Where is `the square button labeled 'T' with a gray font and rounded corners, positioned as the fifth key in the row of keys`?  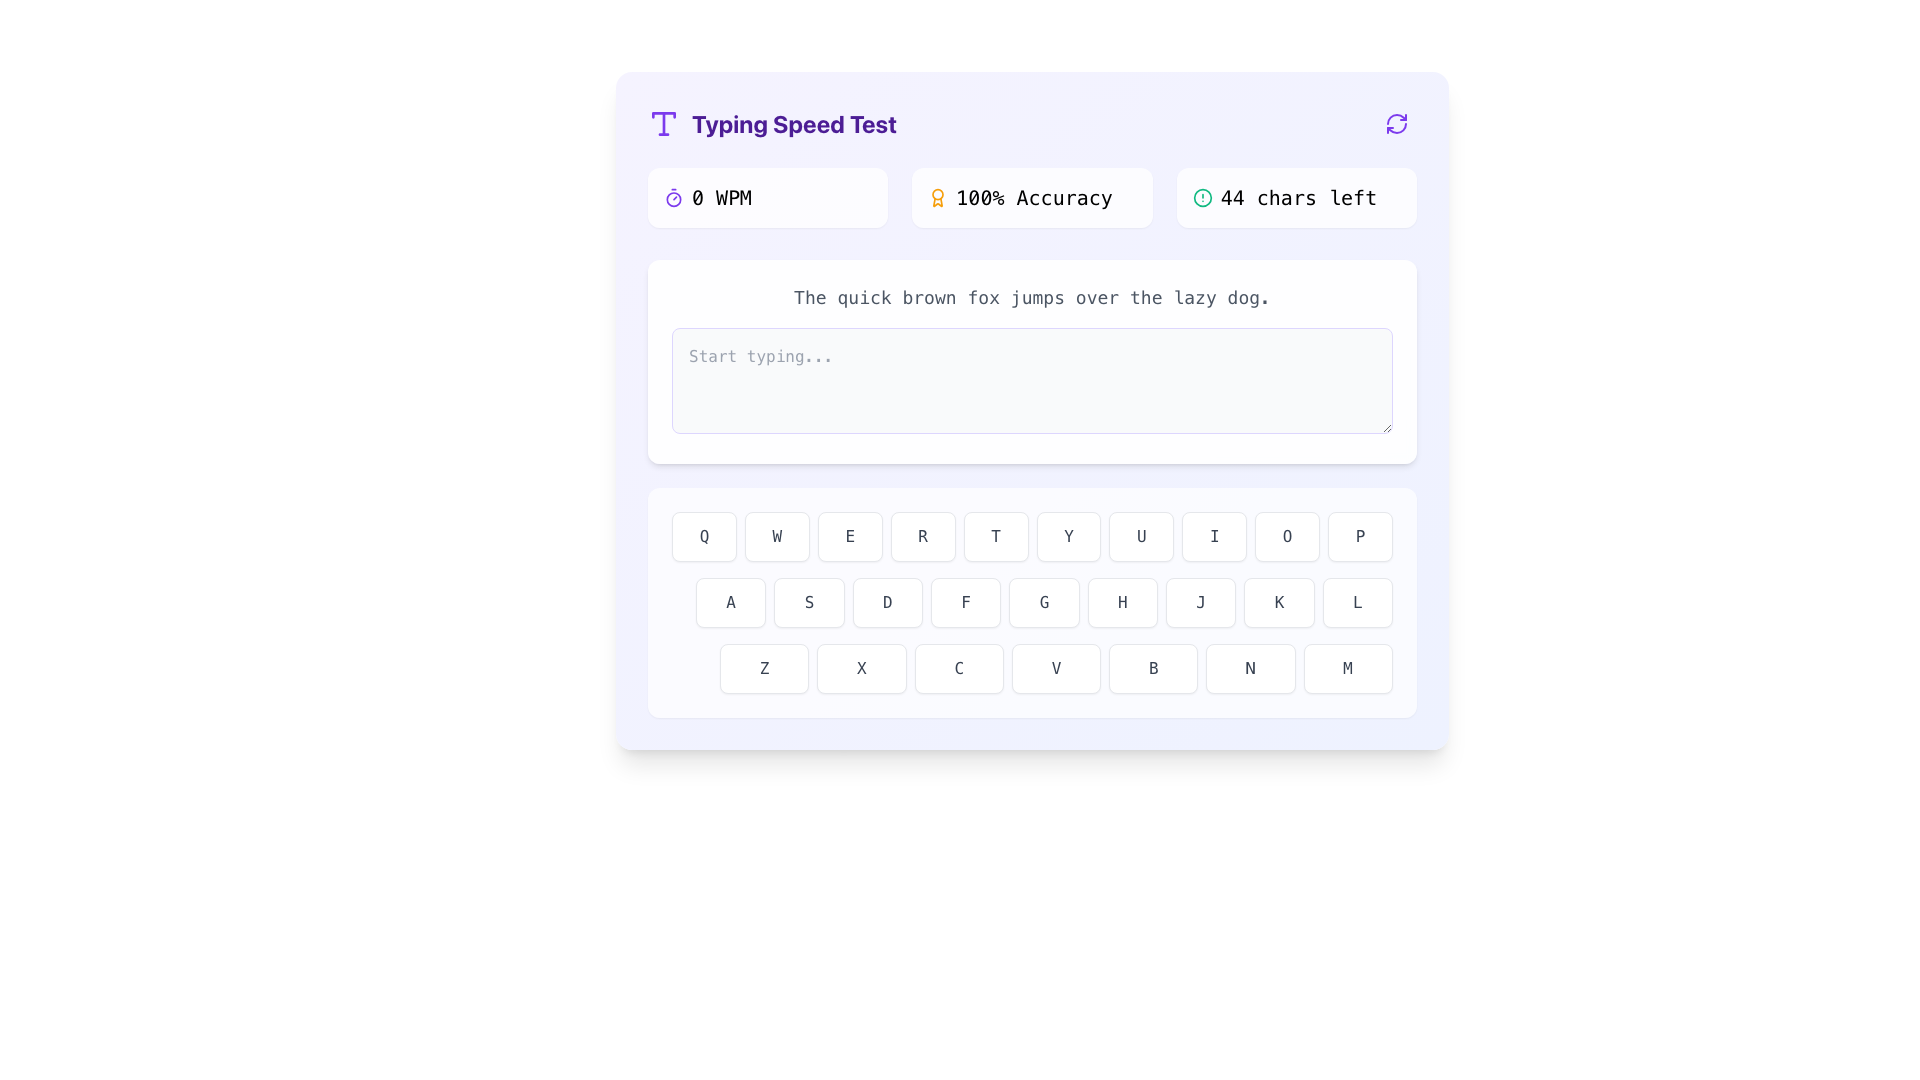
the square button labeled 'T' with a gray font and rounded corners, positioned as the fifth key in the row of keys is located at coordinates (996, 535).